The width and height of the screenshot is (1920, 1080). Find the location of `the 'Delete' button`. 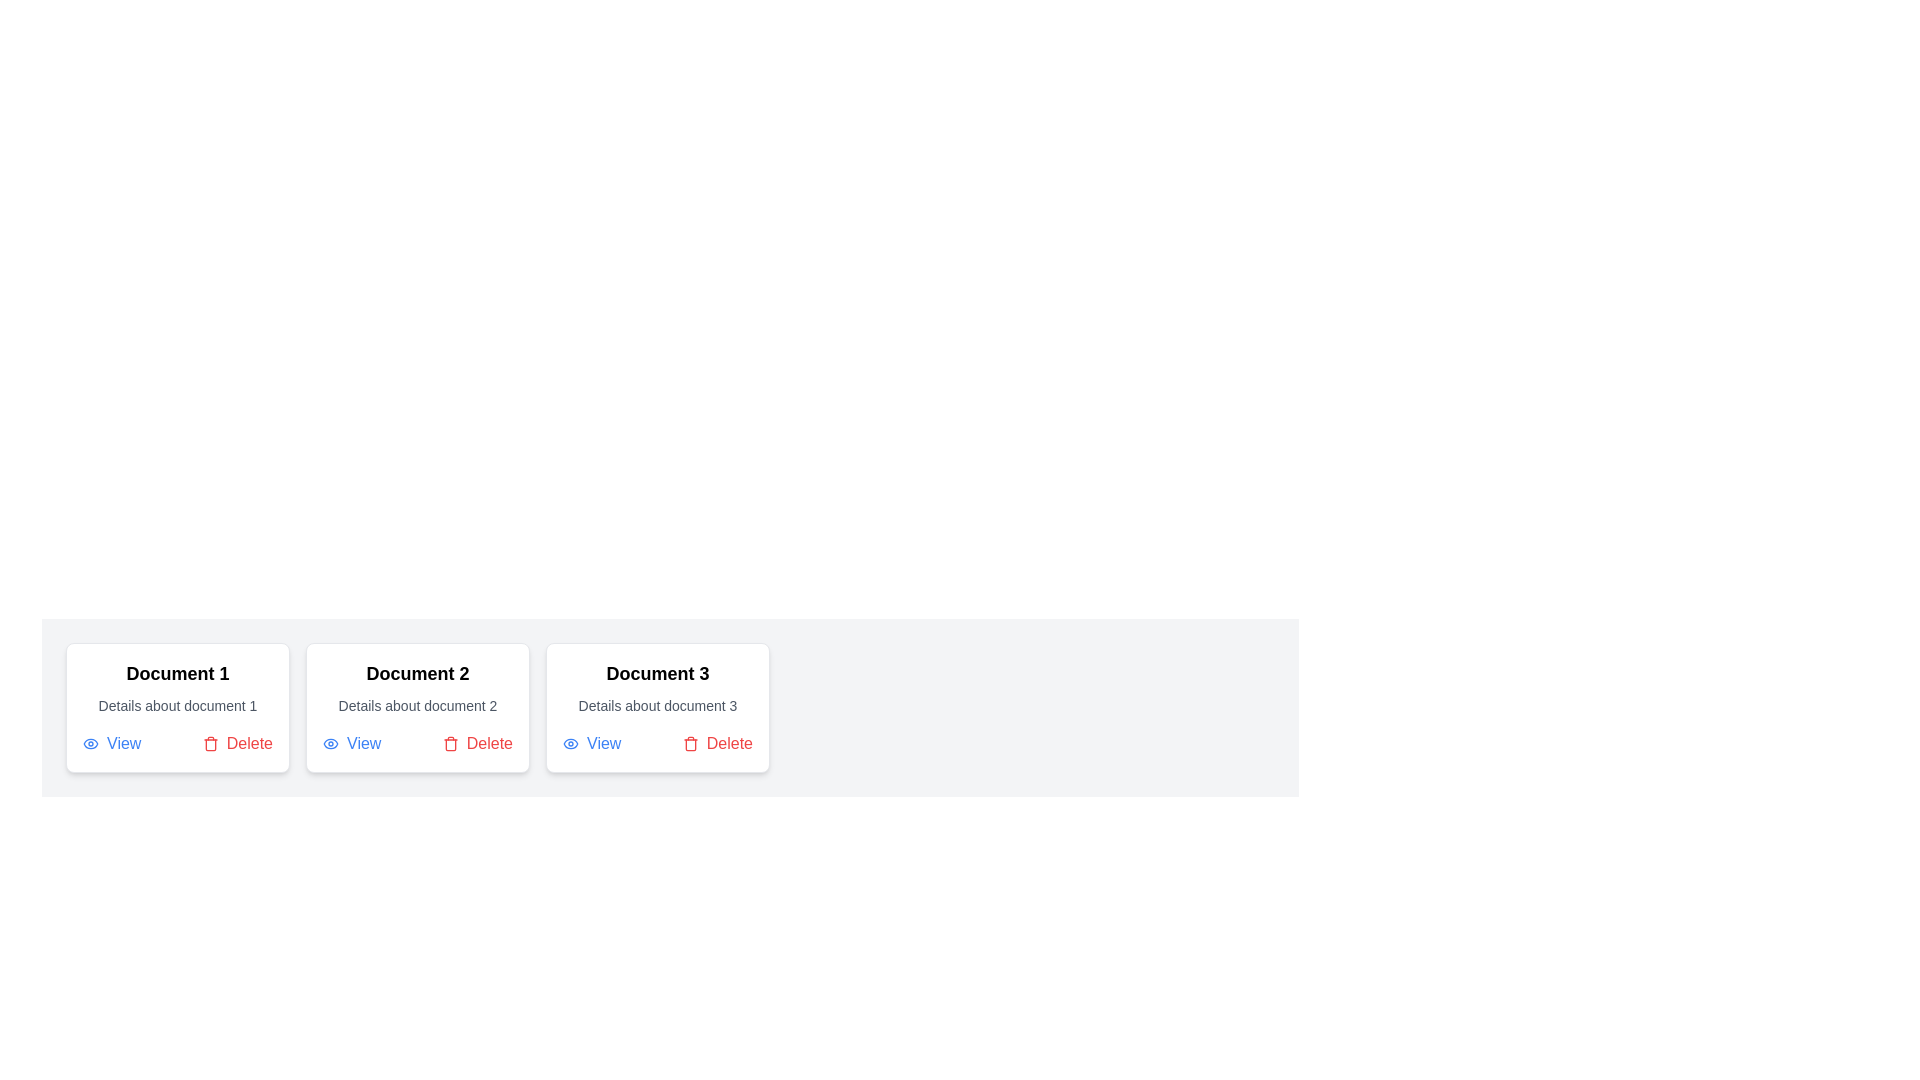

the 'Delete' button is located at coordinates (237, 744).